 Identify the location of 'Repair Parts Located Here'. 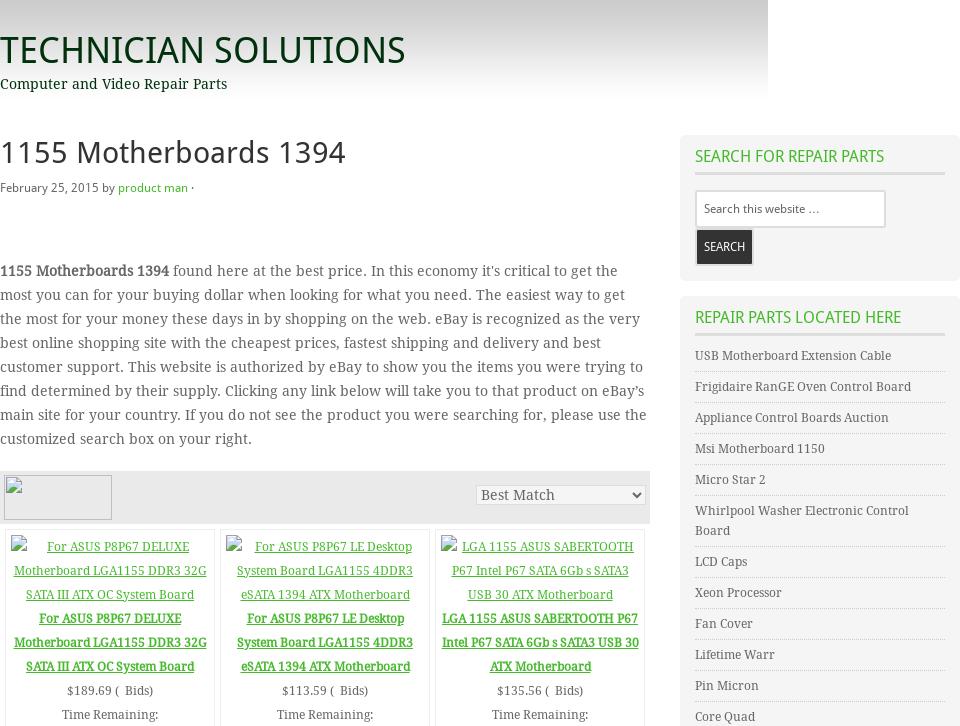
(695, 316).